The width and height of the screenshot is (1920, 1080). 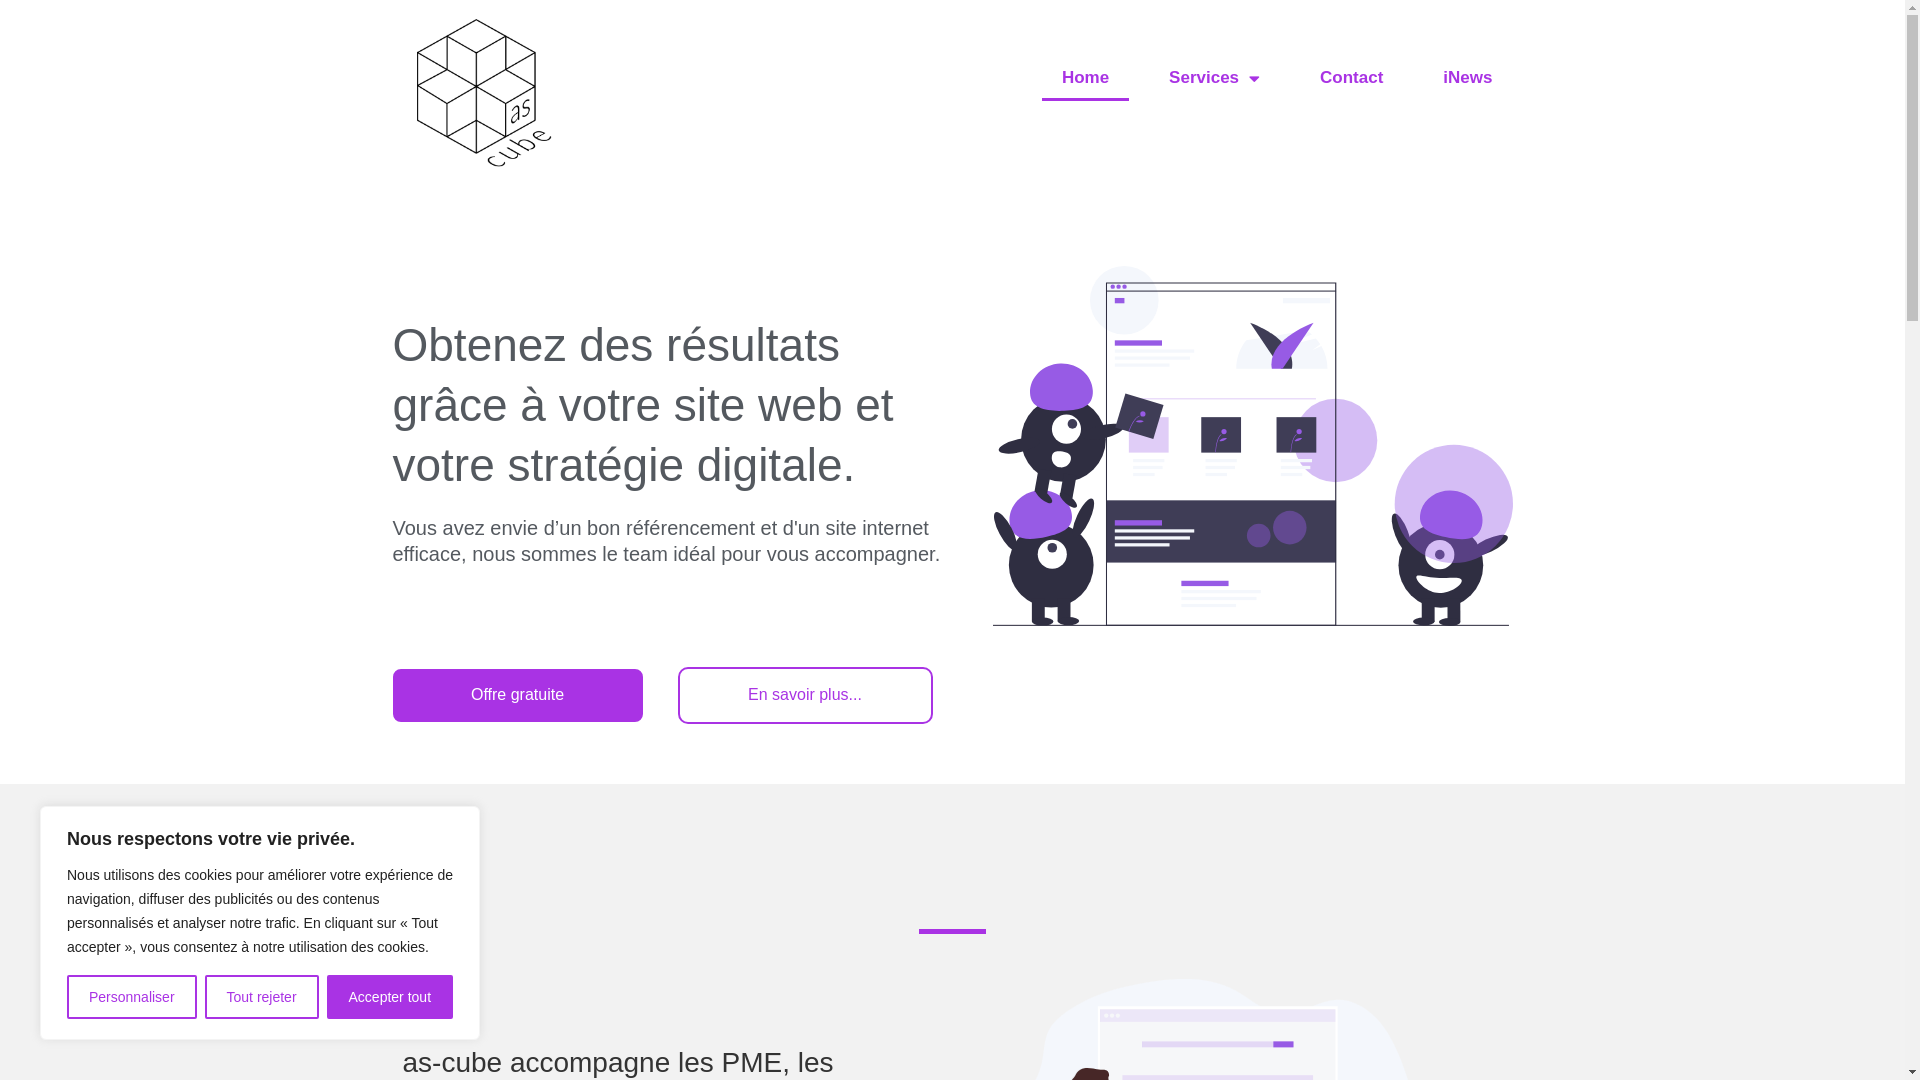 What do you see at coordinates (131, 996) in the screenshot?
I see `'Personnaliser'` at bounding box center [131, 996].